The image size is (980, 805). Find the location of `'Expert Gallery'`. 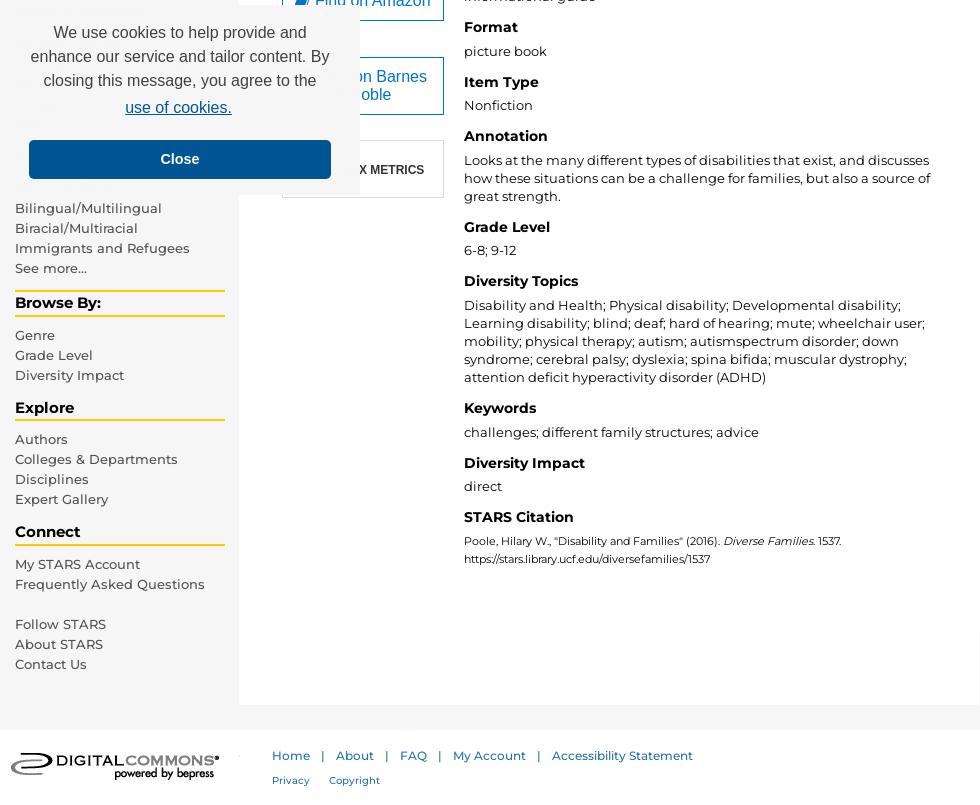

'Expert Gallery' is located at coordinates (61, 499).